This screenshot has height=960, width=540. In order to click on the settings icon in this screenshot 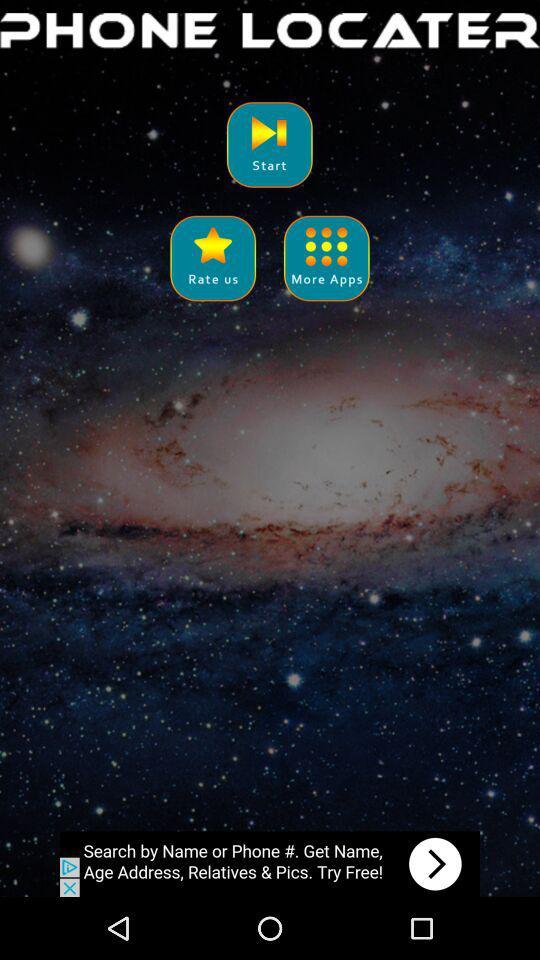, I will do `click(326, 275)`.